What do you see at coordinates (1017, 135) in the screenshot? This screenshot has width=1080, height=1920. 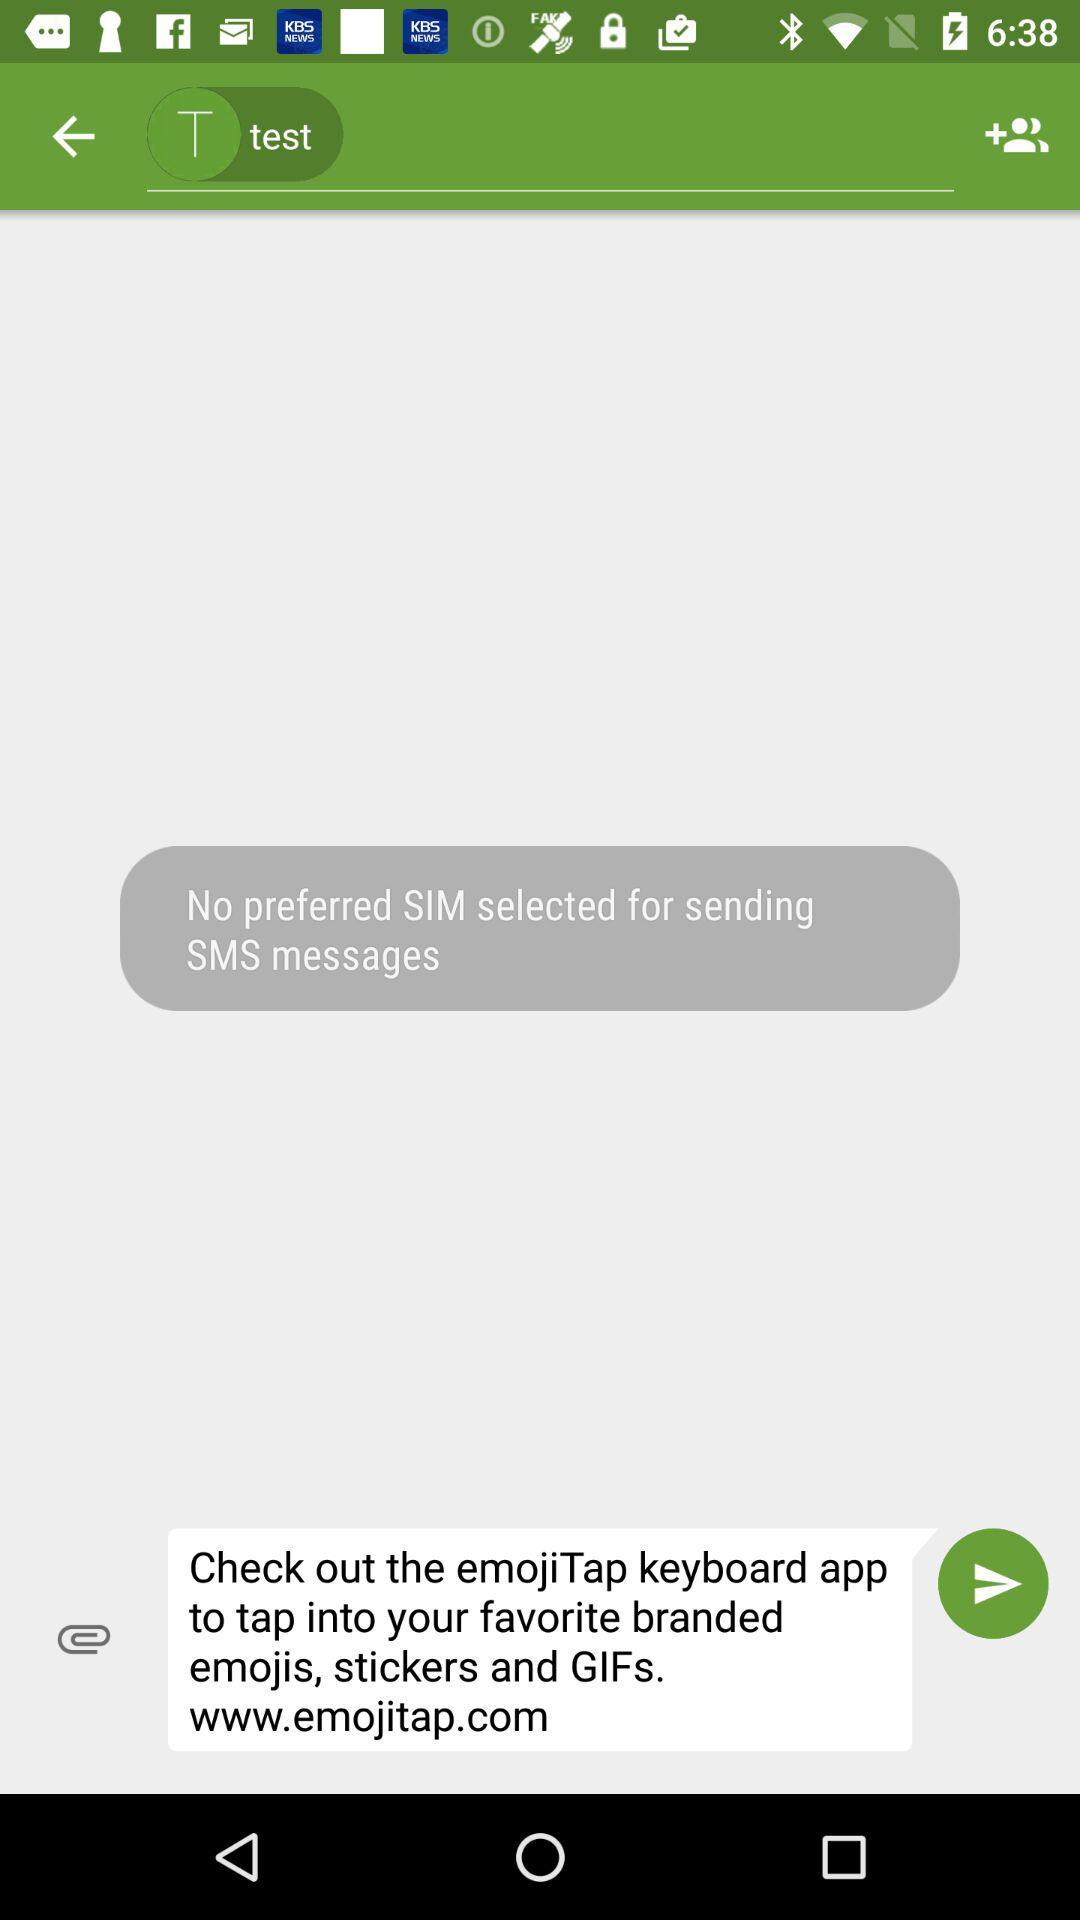 I see `icon to the right of the (415) 123-4567,  icon` at bounding box center [1017, 135].